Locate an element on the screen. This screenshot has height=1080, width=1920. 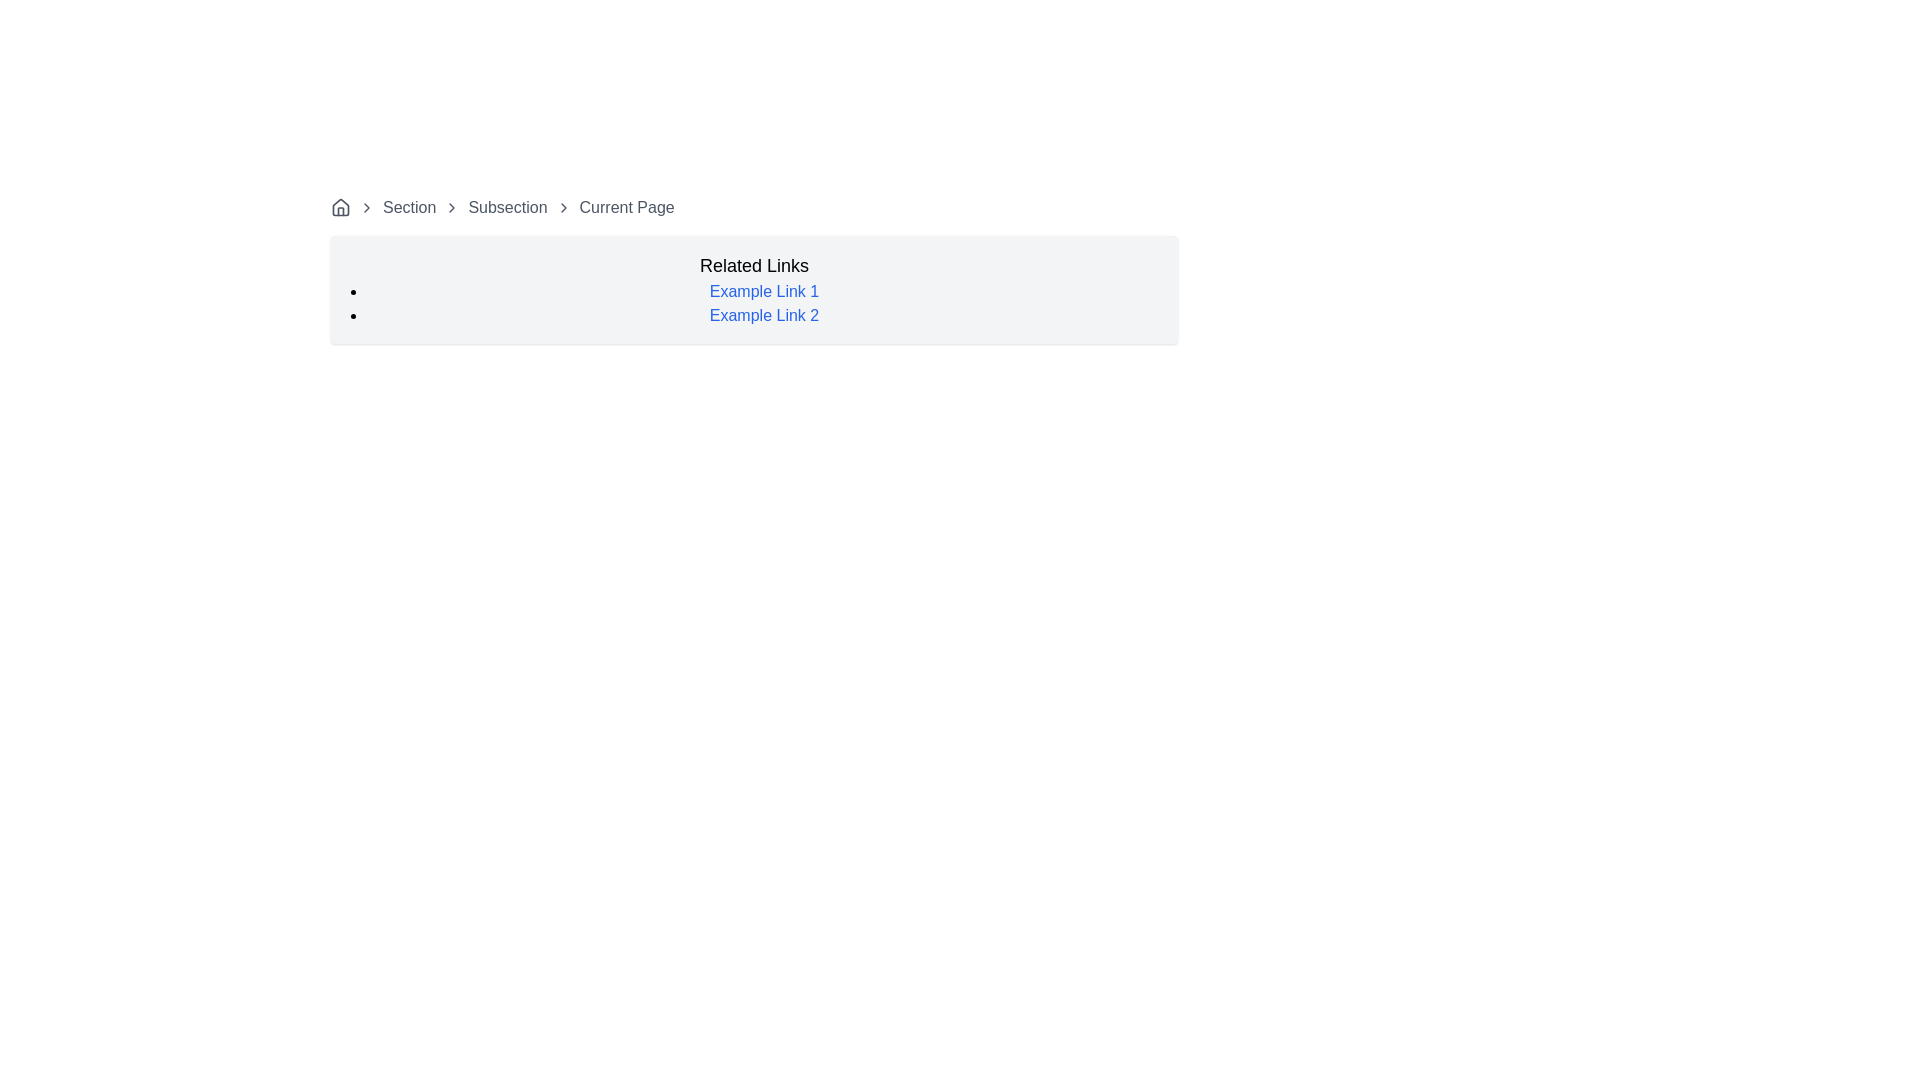
the stylized house icon in the breadcrumb navigation is located at coordinates (340, 207).